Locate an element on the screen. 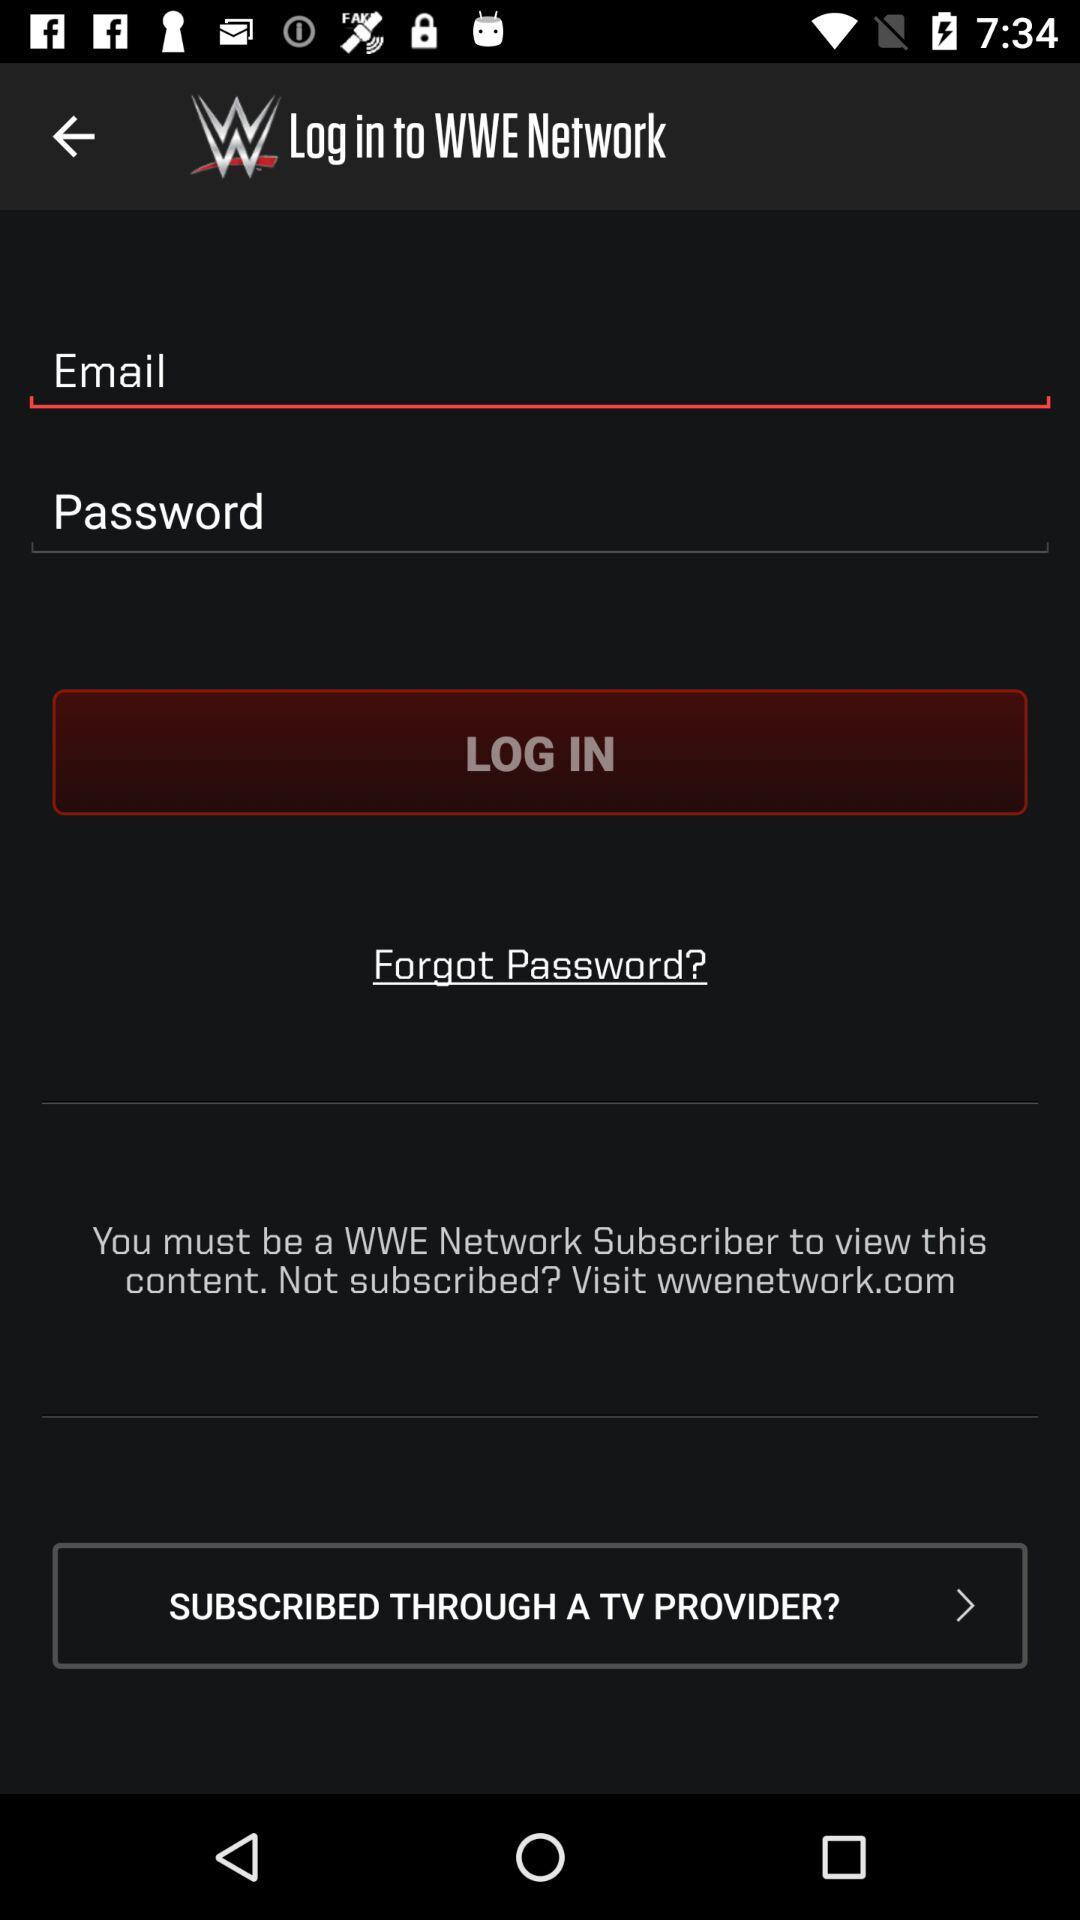  blank for writting password is located at coordinates (540, 511).